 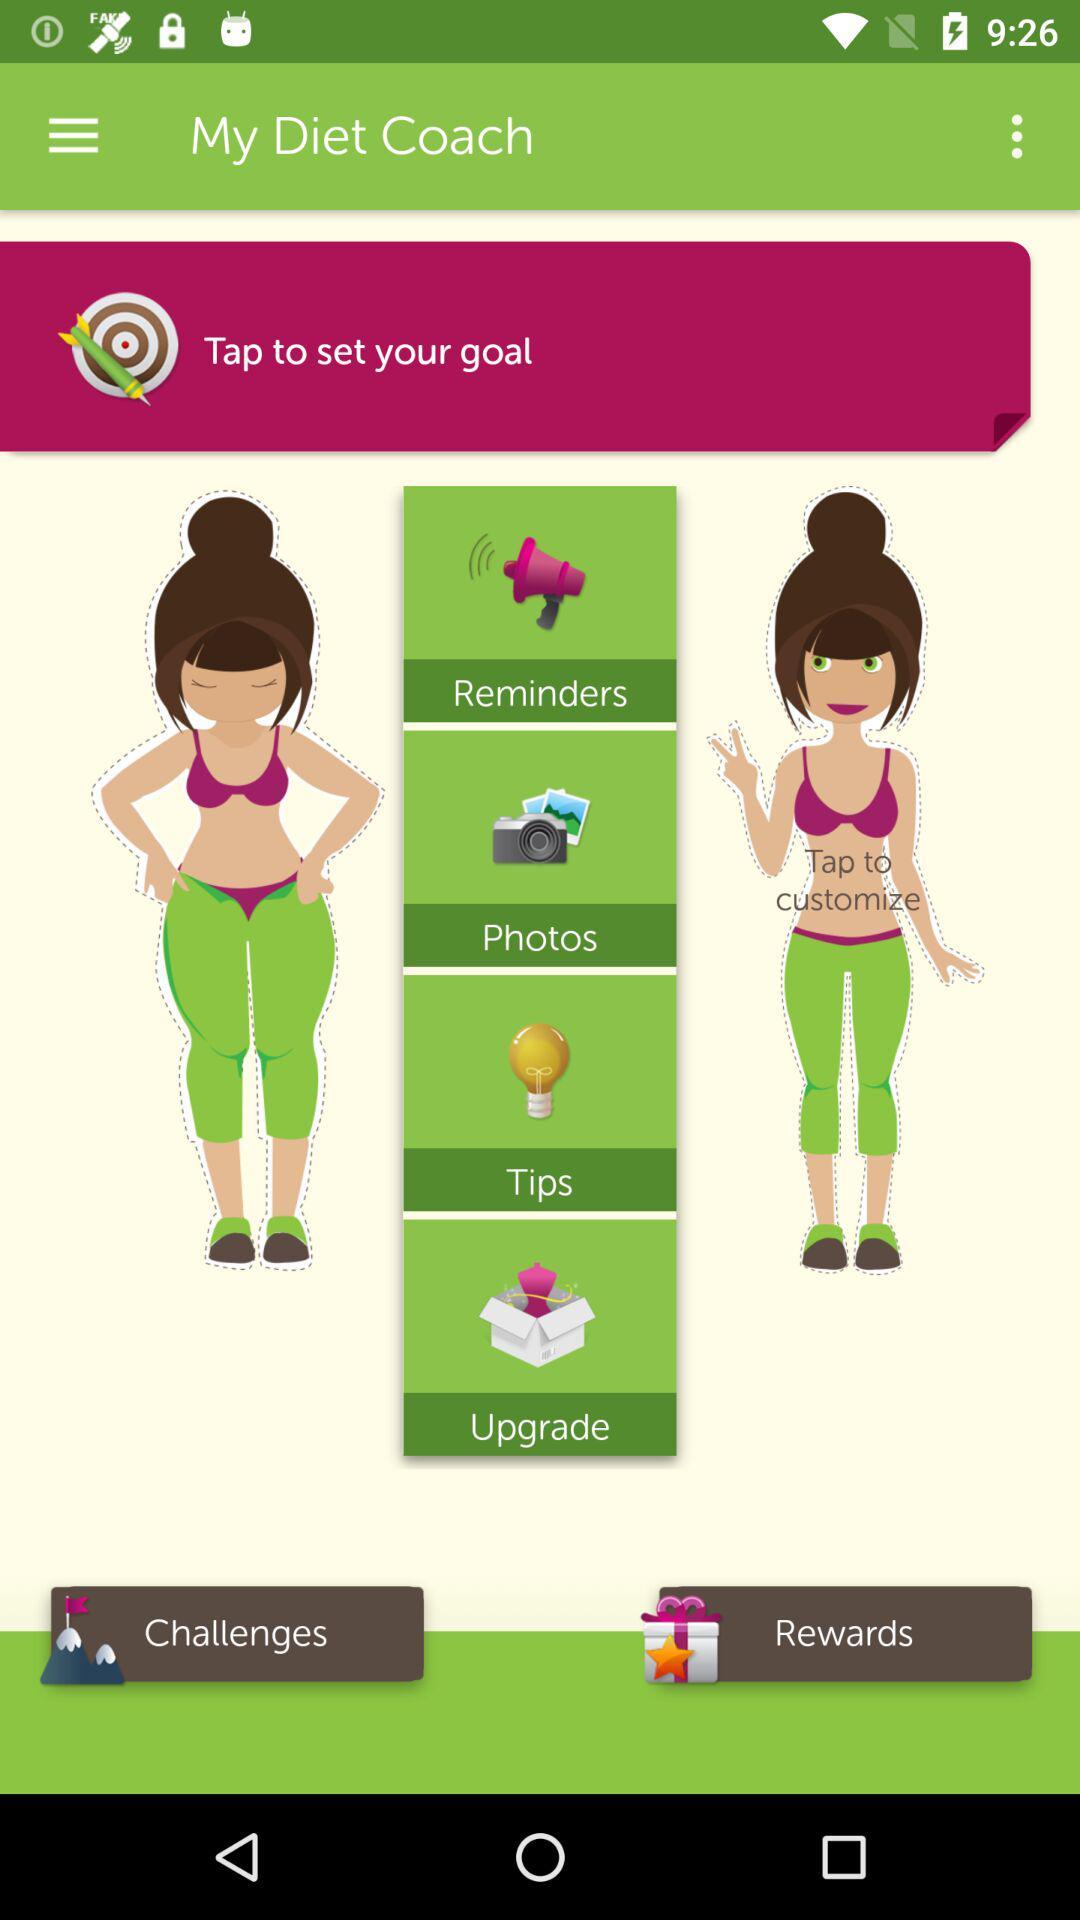 What do you see at coordinates (1017, 135) in the screenshot?
I see `app next to the my diet coach item` at bounding box center [1017, 135].